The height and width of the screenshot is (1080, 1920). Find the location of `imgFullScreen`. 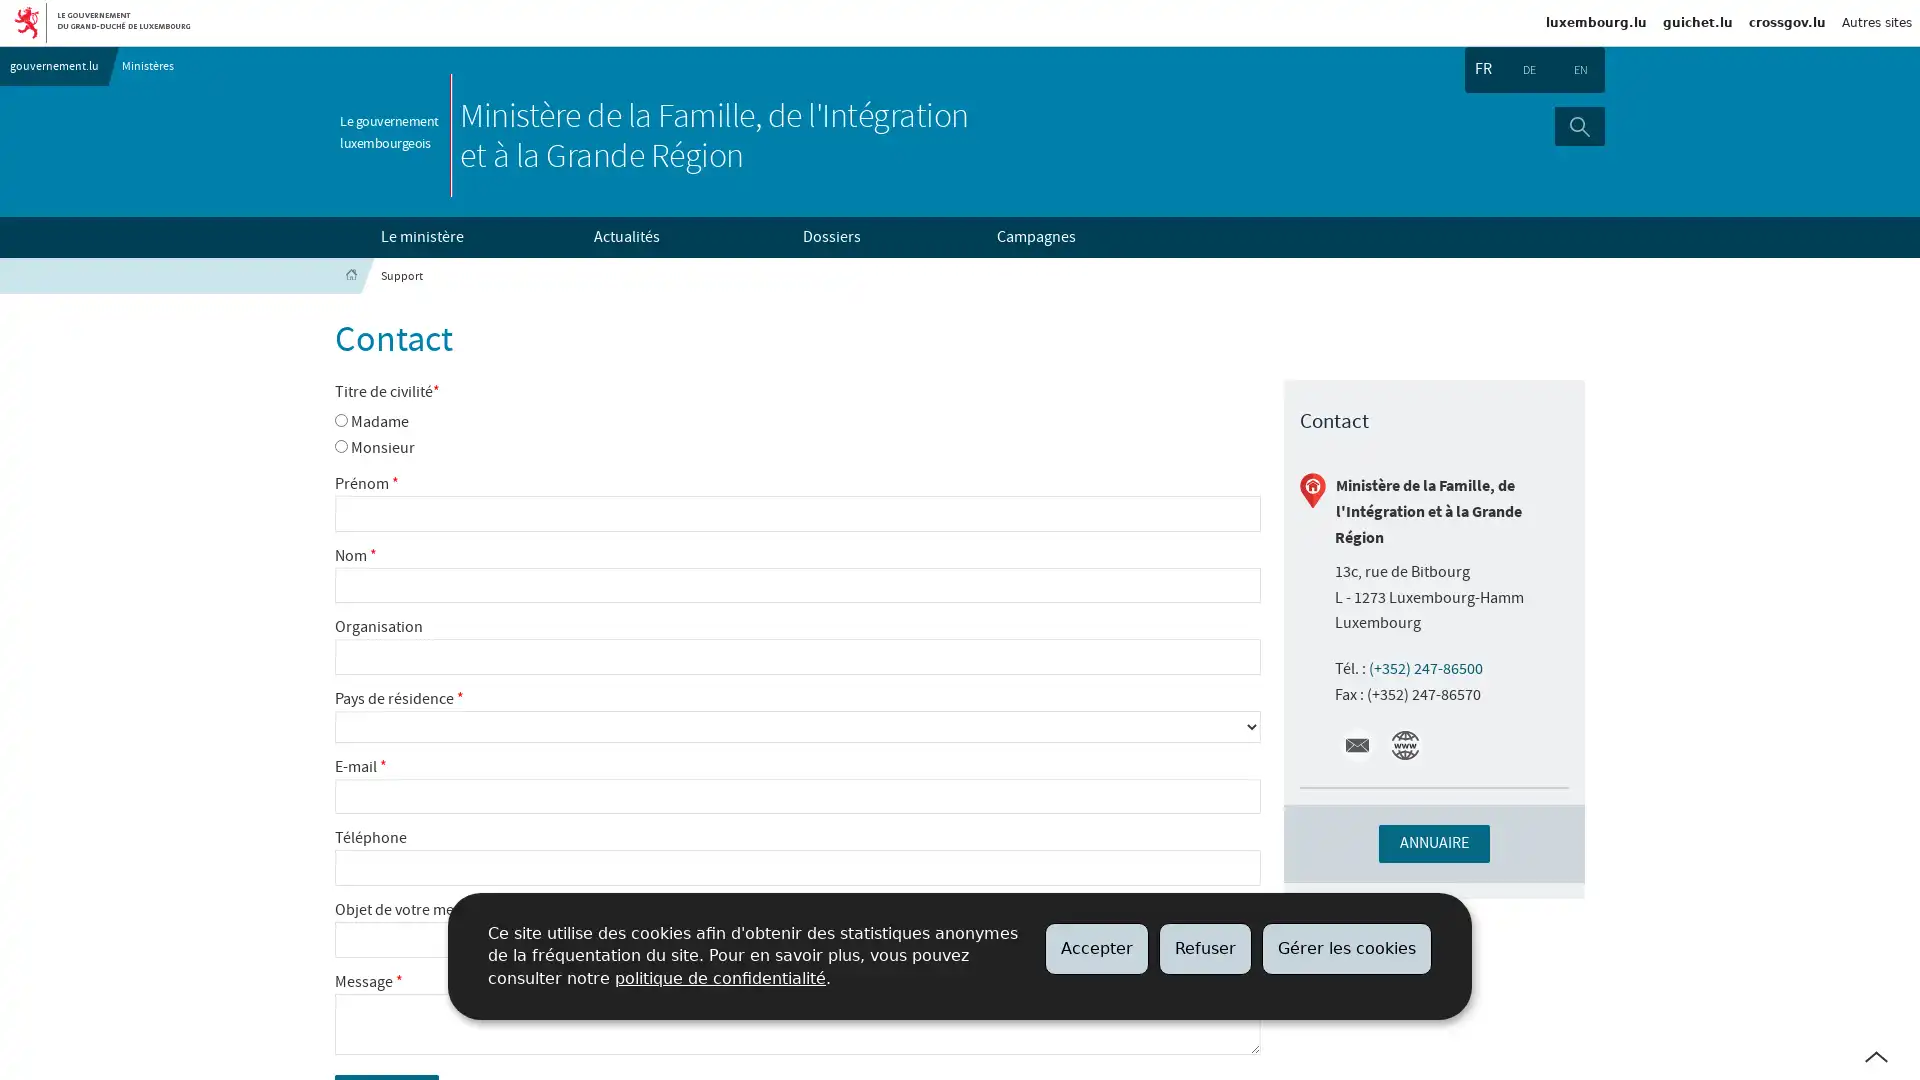

imgFullScreen is located at coordinates (1530, 823).